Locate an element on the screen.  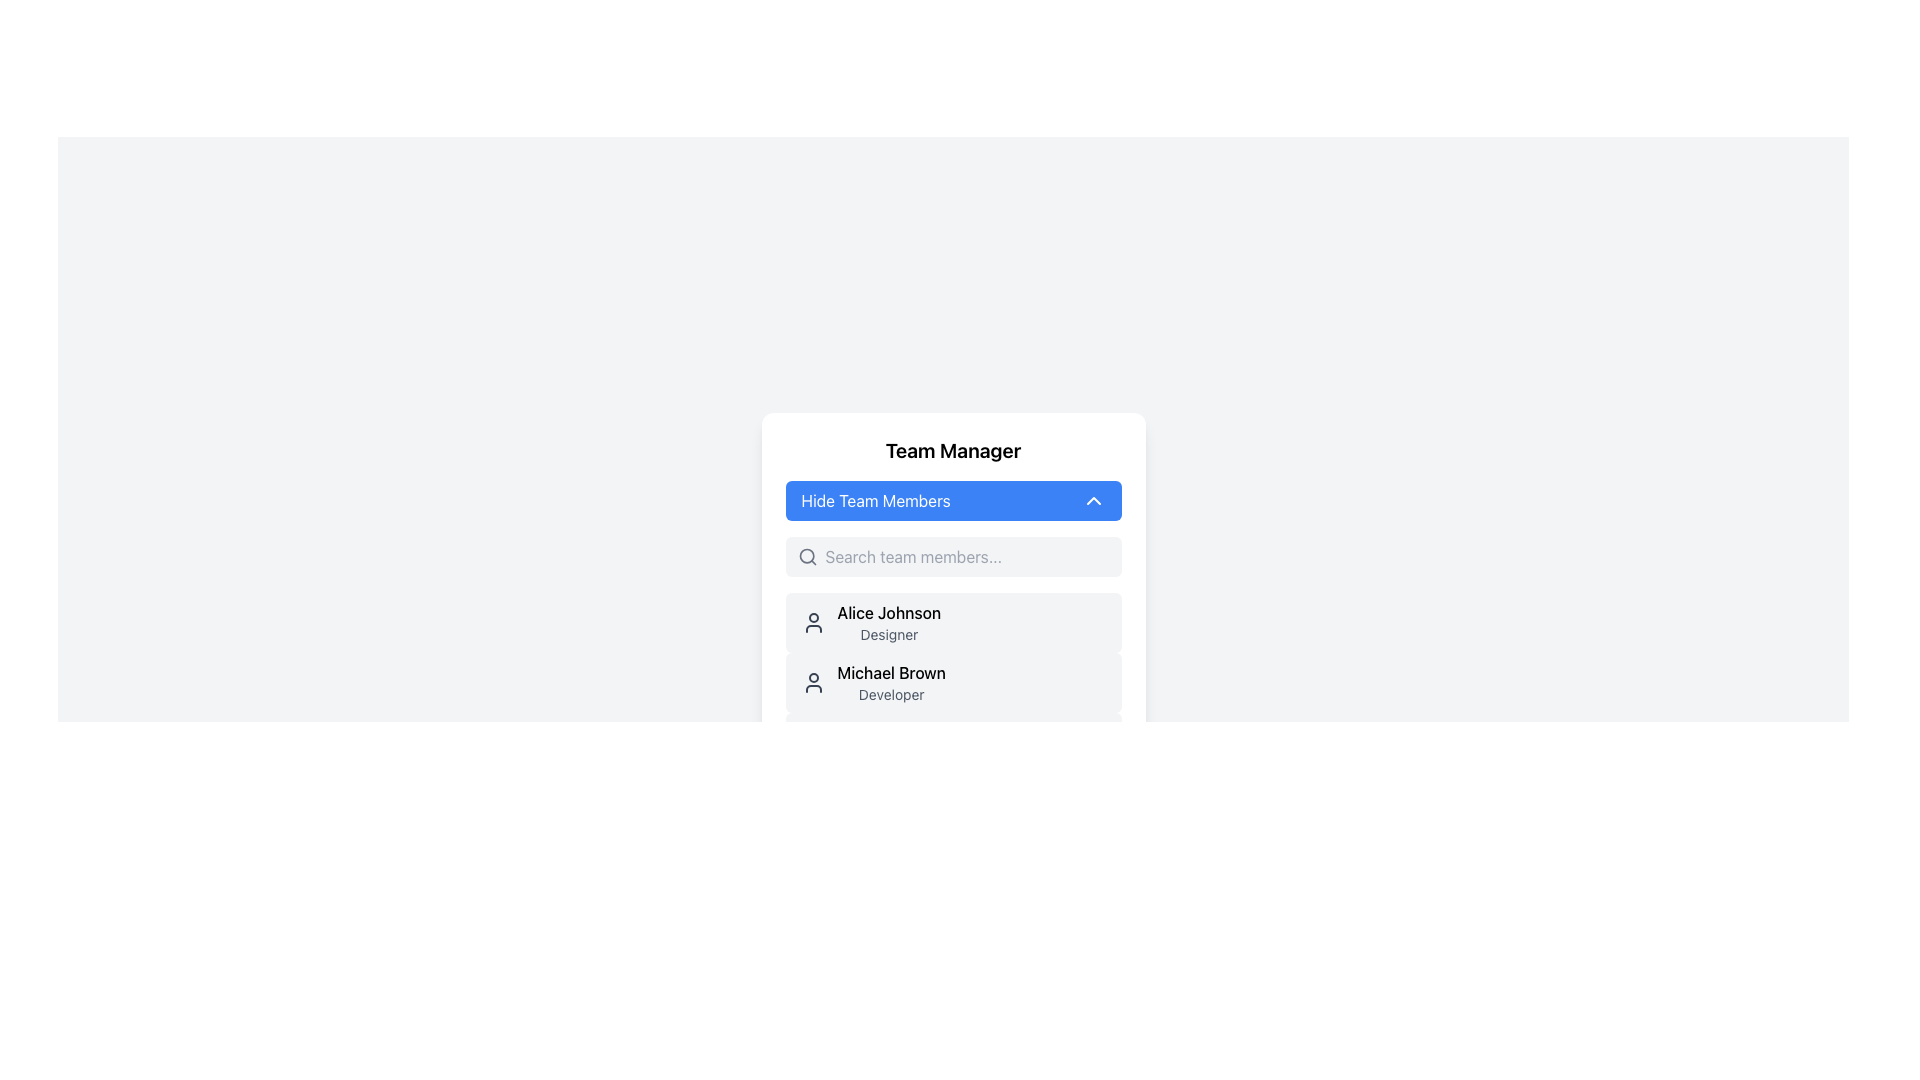
the magnifying glass search icon located at the left end of the search input field with the placeholder 'Search team members...' is located at coordinates (807, 556).